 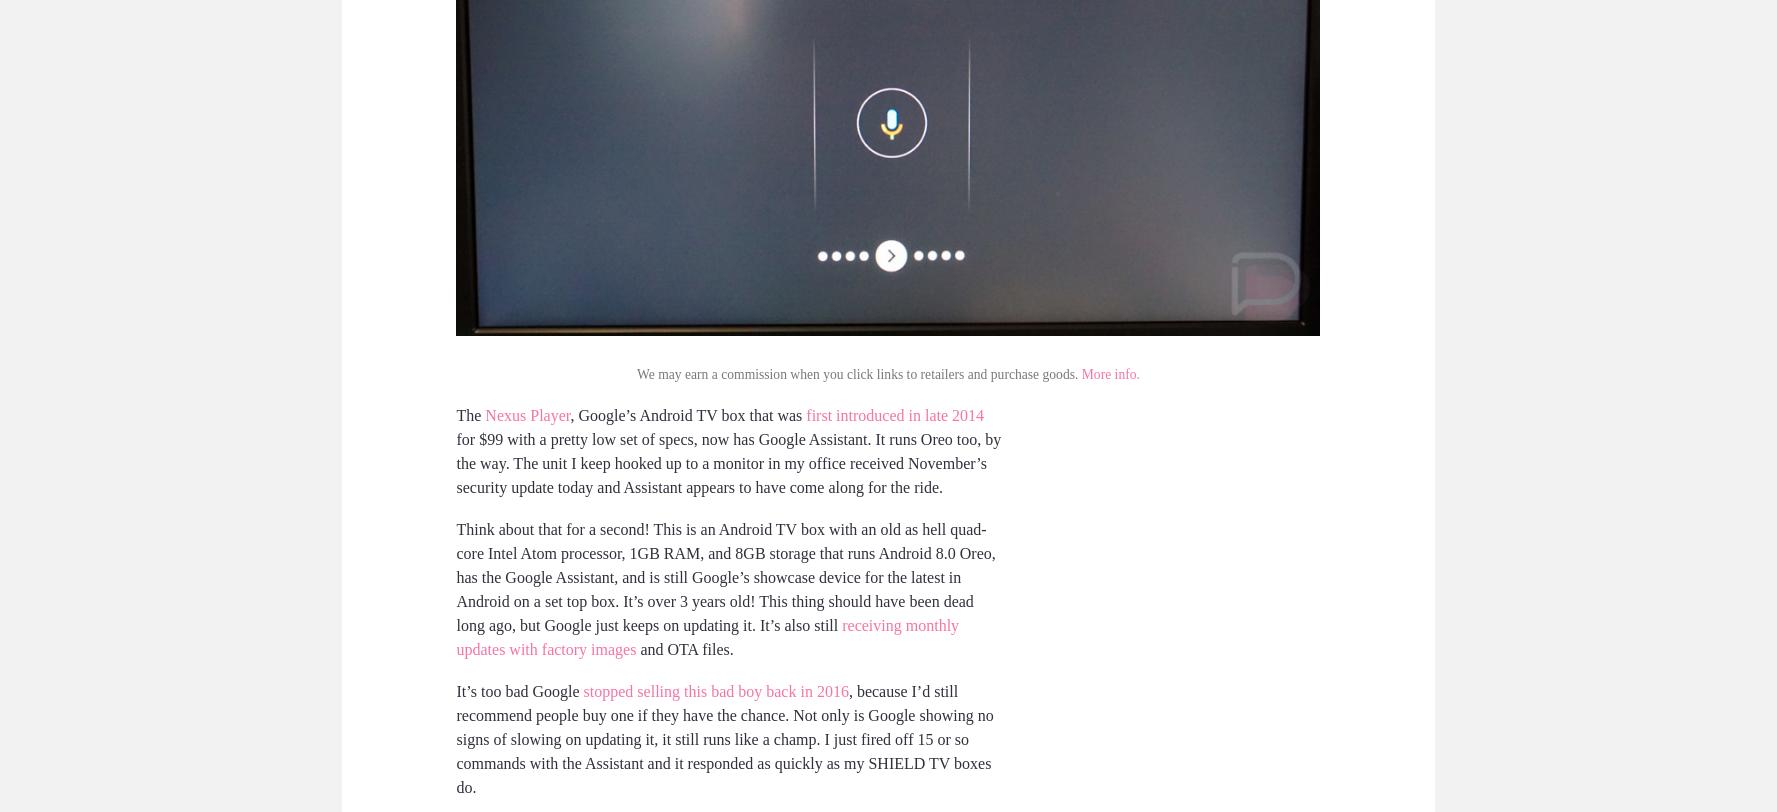 What do you see at coordinates (1108, 374) in the screenshot?
I see `'More info.'` at bounding box center [1108, 374].